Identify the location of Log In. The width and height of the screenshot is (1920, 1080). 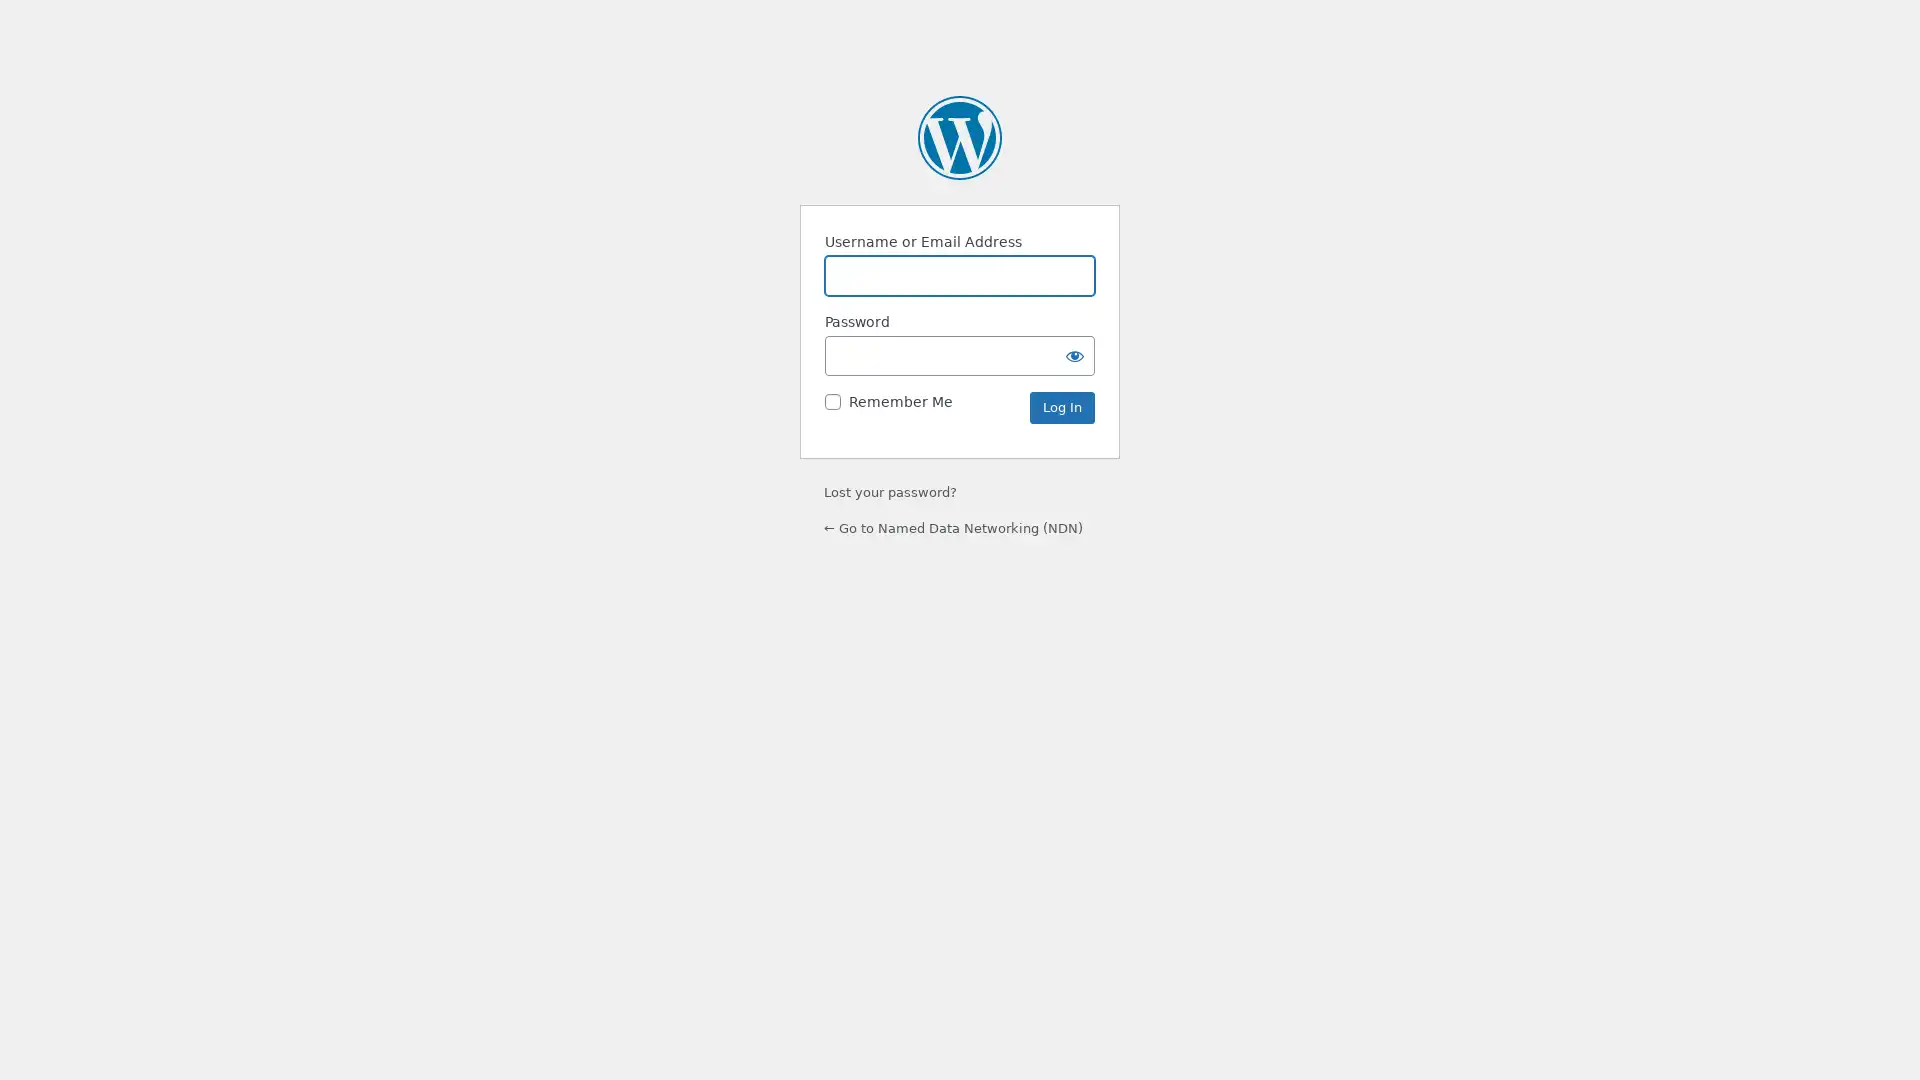
(1061, 407).